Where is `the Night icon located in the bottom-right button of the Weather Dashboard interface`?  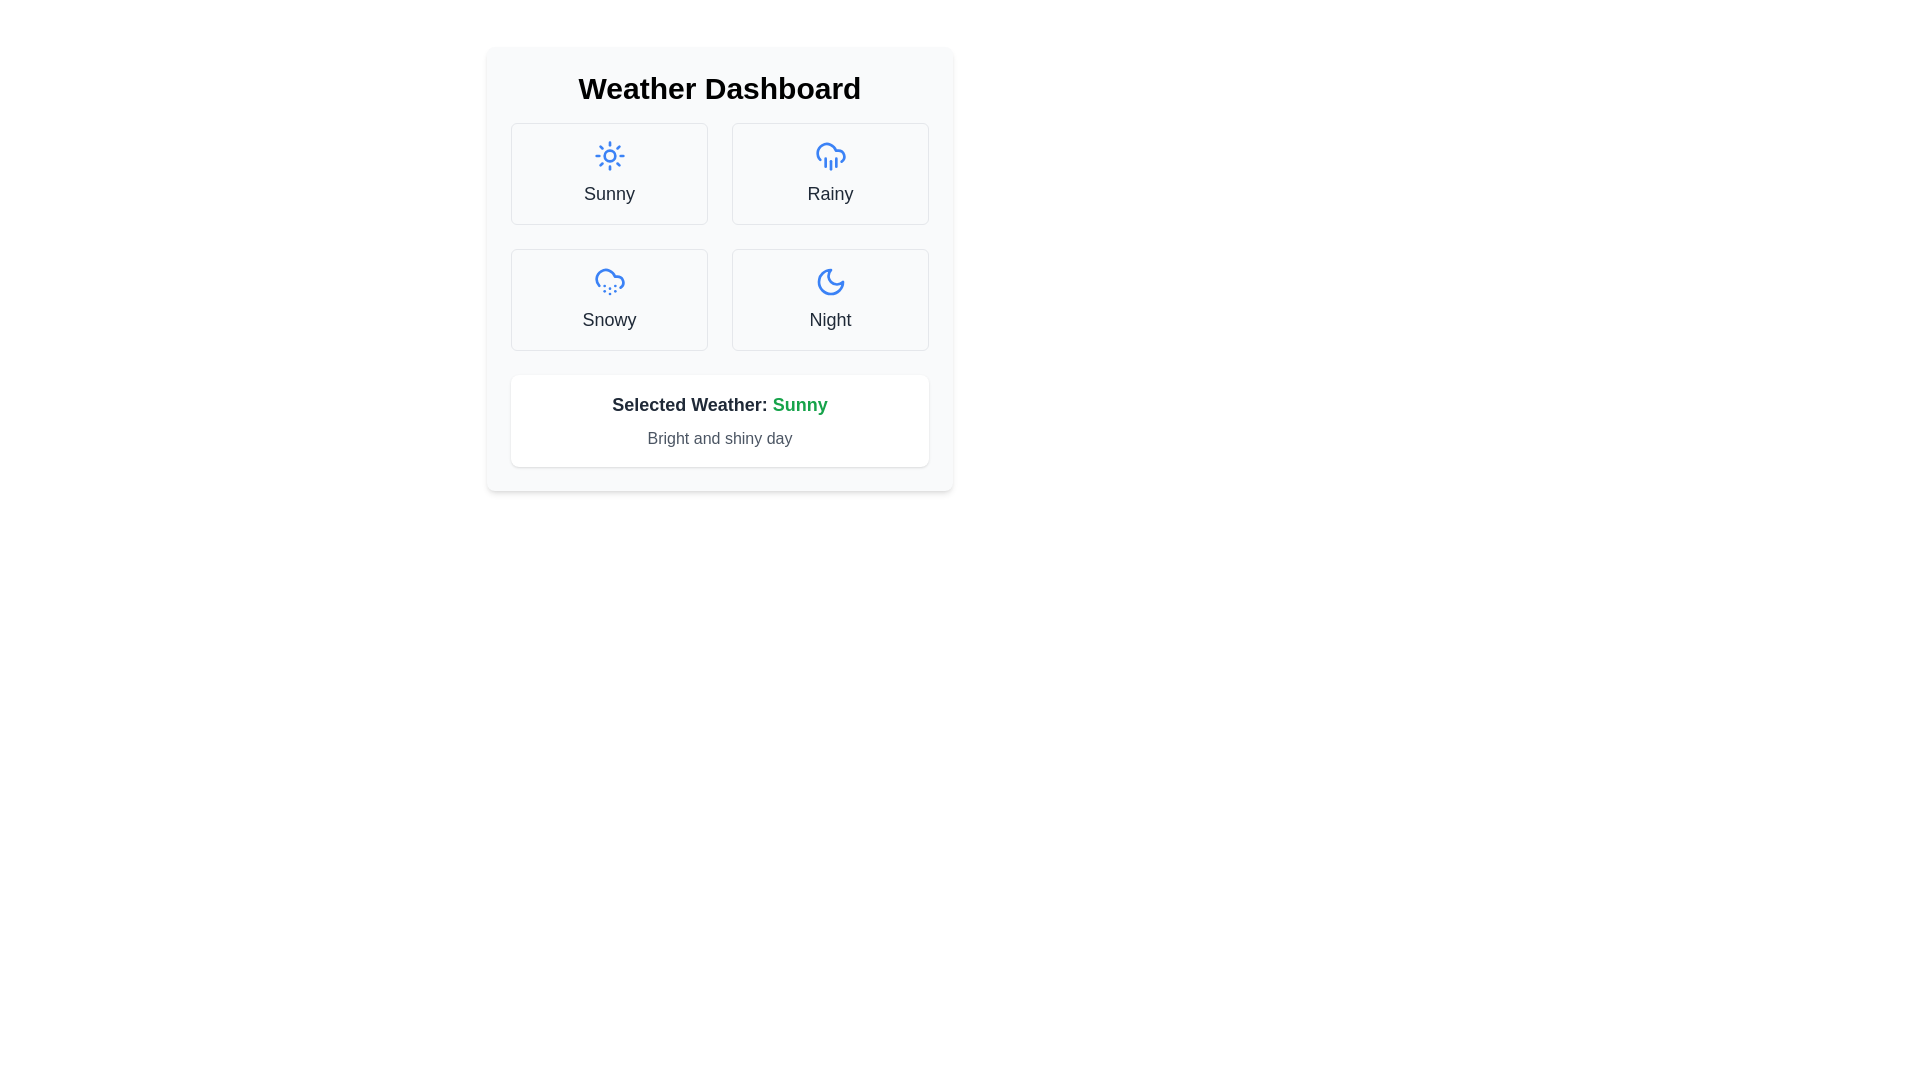
the Night icon located in the bottom-right button of the Weather Dashboard interface is located at coordinates (830, 281).